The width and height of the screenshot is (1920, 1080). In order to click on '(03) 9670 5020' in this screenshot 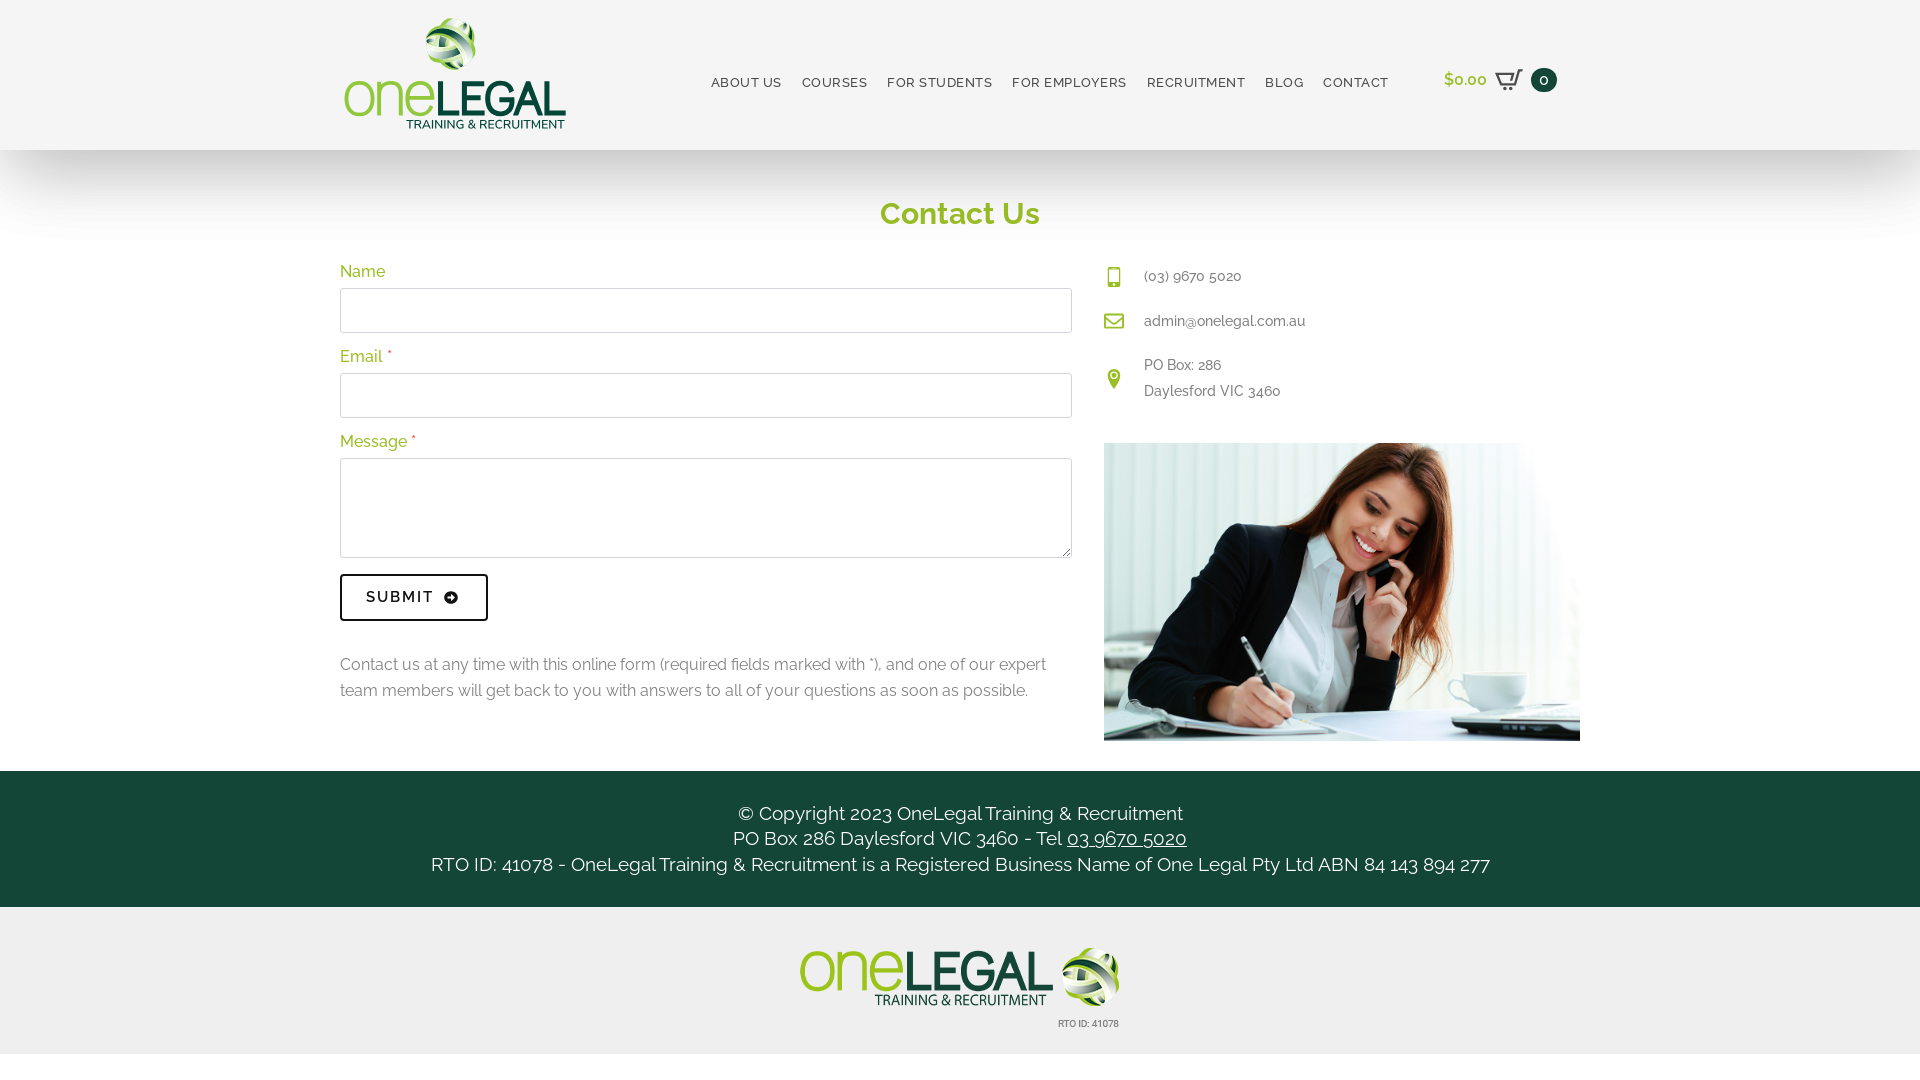, I will do `click(1103, 277)`.